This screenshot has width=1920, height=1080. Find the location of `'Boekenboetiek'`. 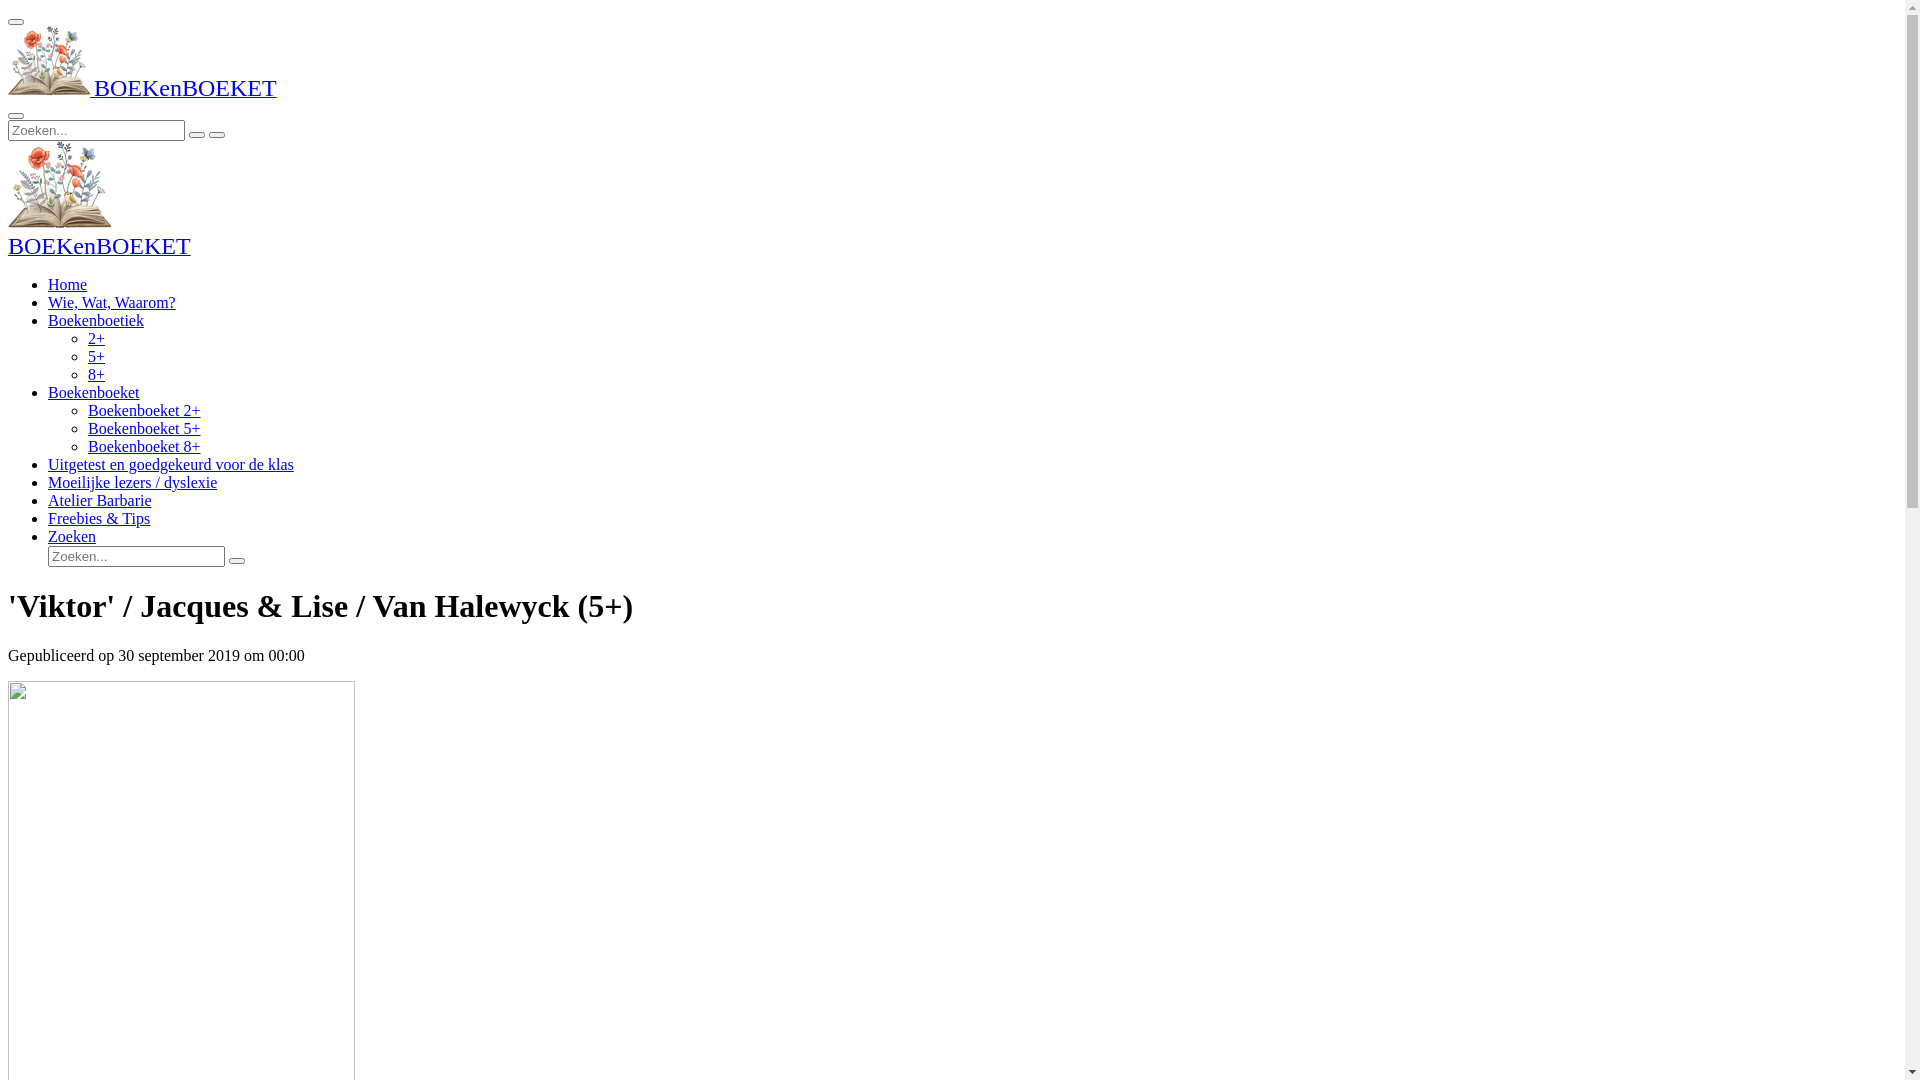

'Boekenboetiek' is located at coordinates (95, 319).